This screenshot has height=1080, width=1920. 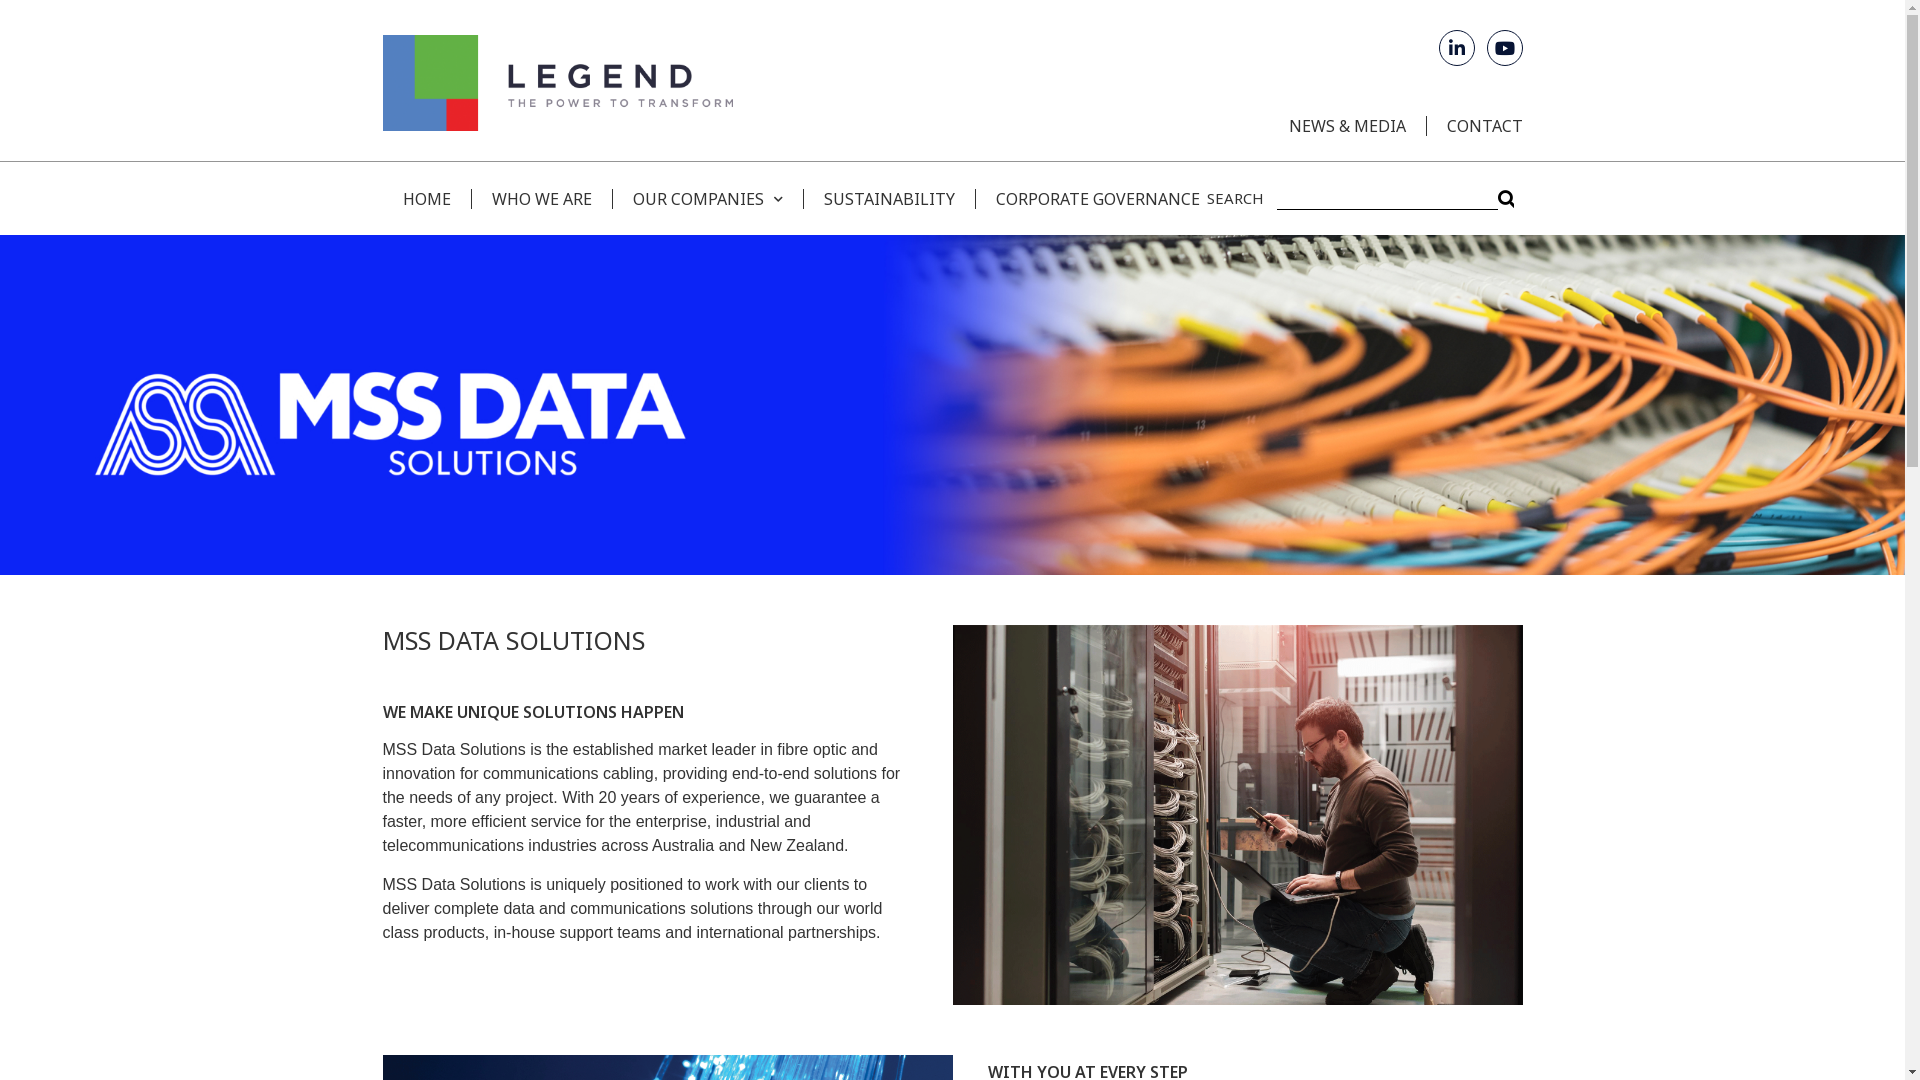 What do you see at coordinates (887, 197) in the screenshot?
I see `'SUSTAINABILITY'` at bounding box center [887, 197].